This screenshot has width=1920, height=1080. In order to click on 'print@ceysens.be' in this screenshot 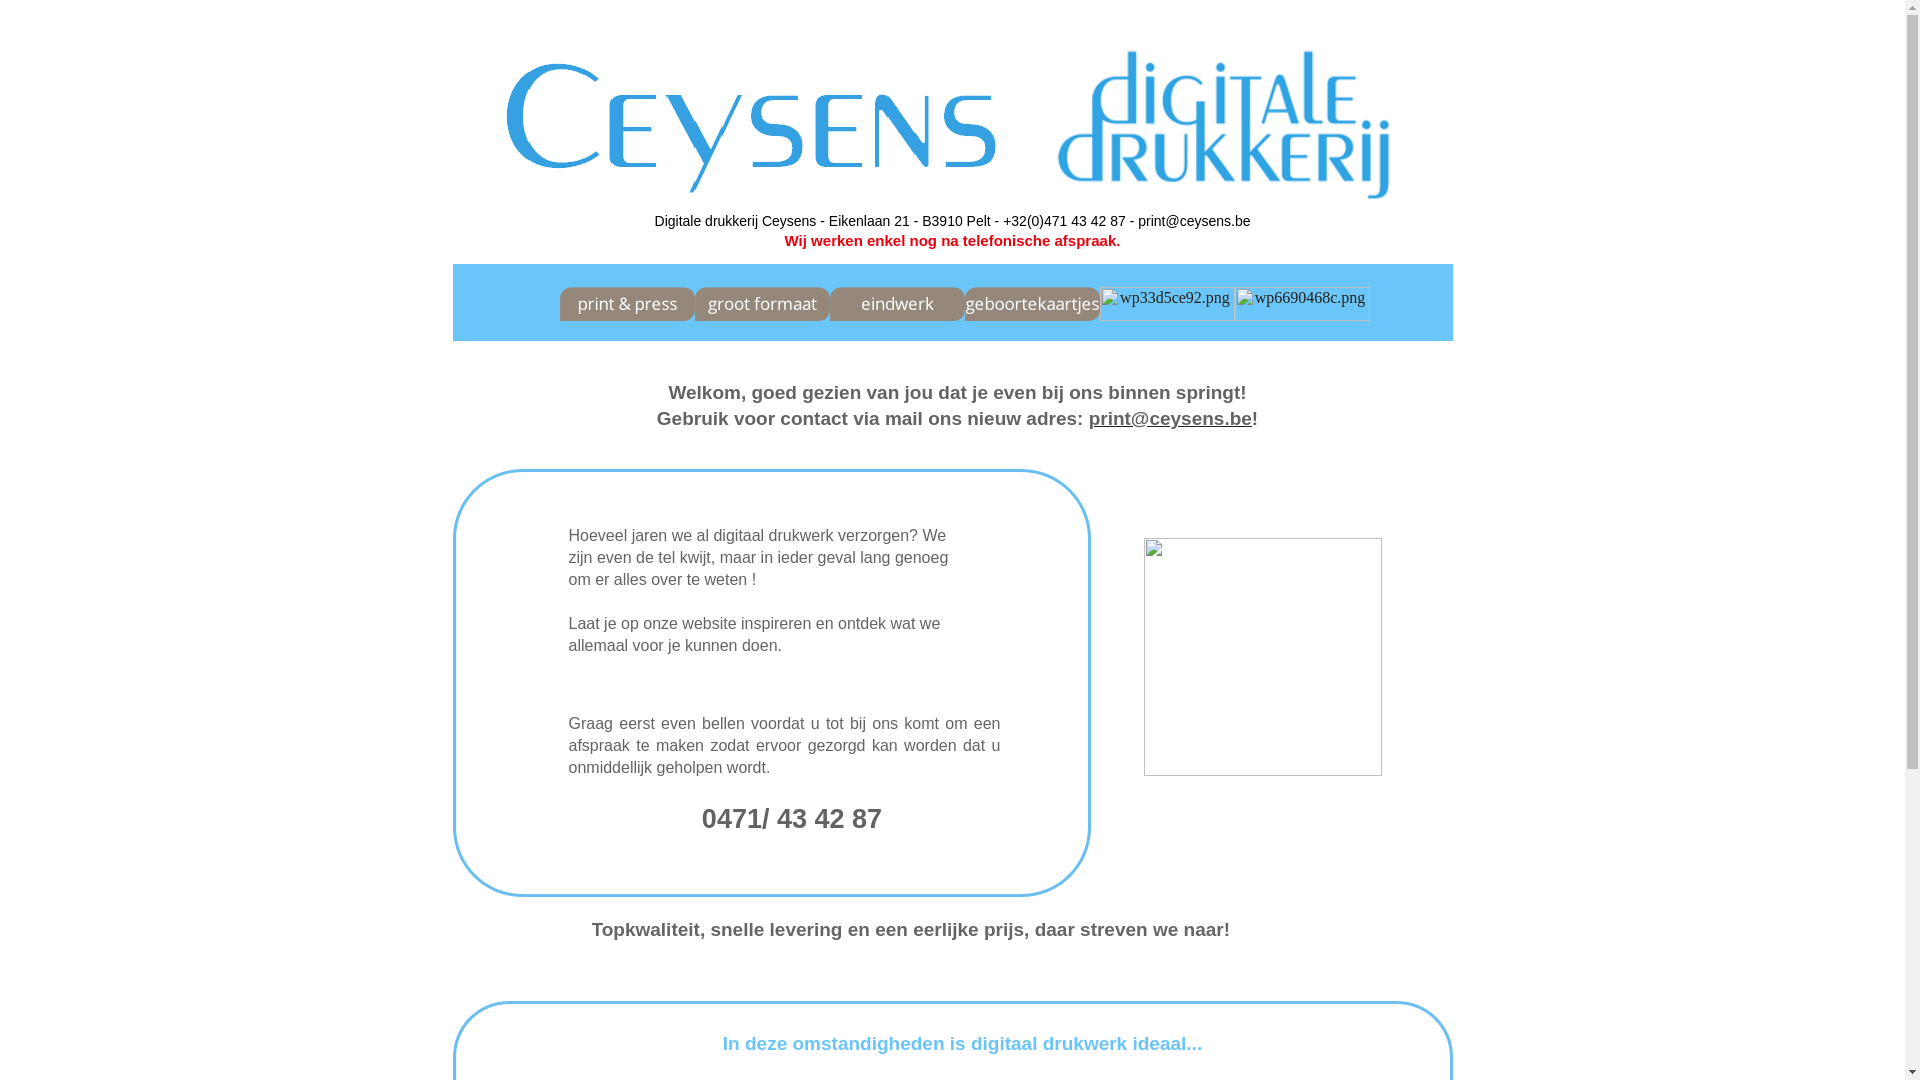, I will do `click(1170, 418)`.